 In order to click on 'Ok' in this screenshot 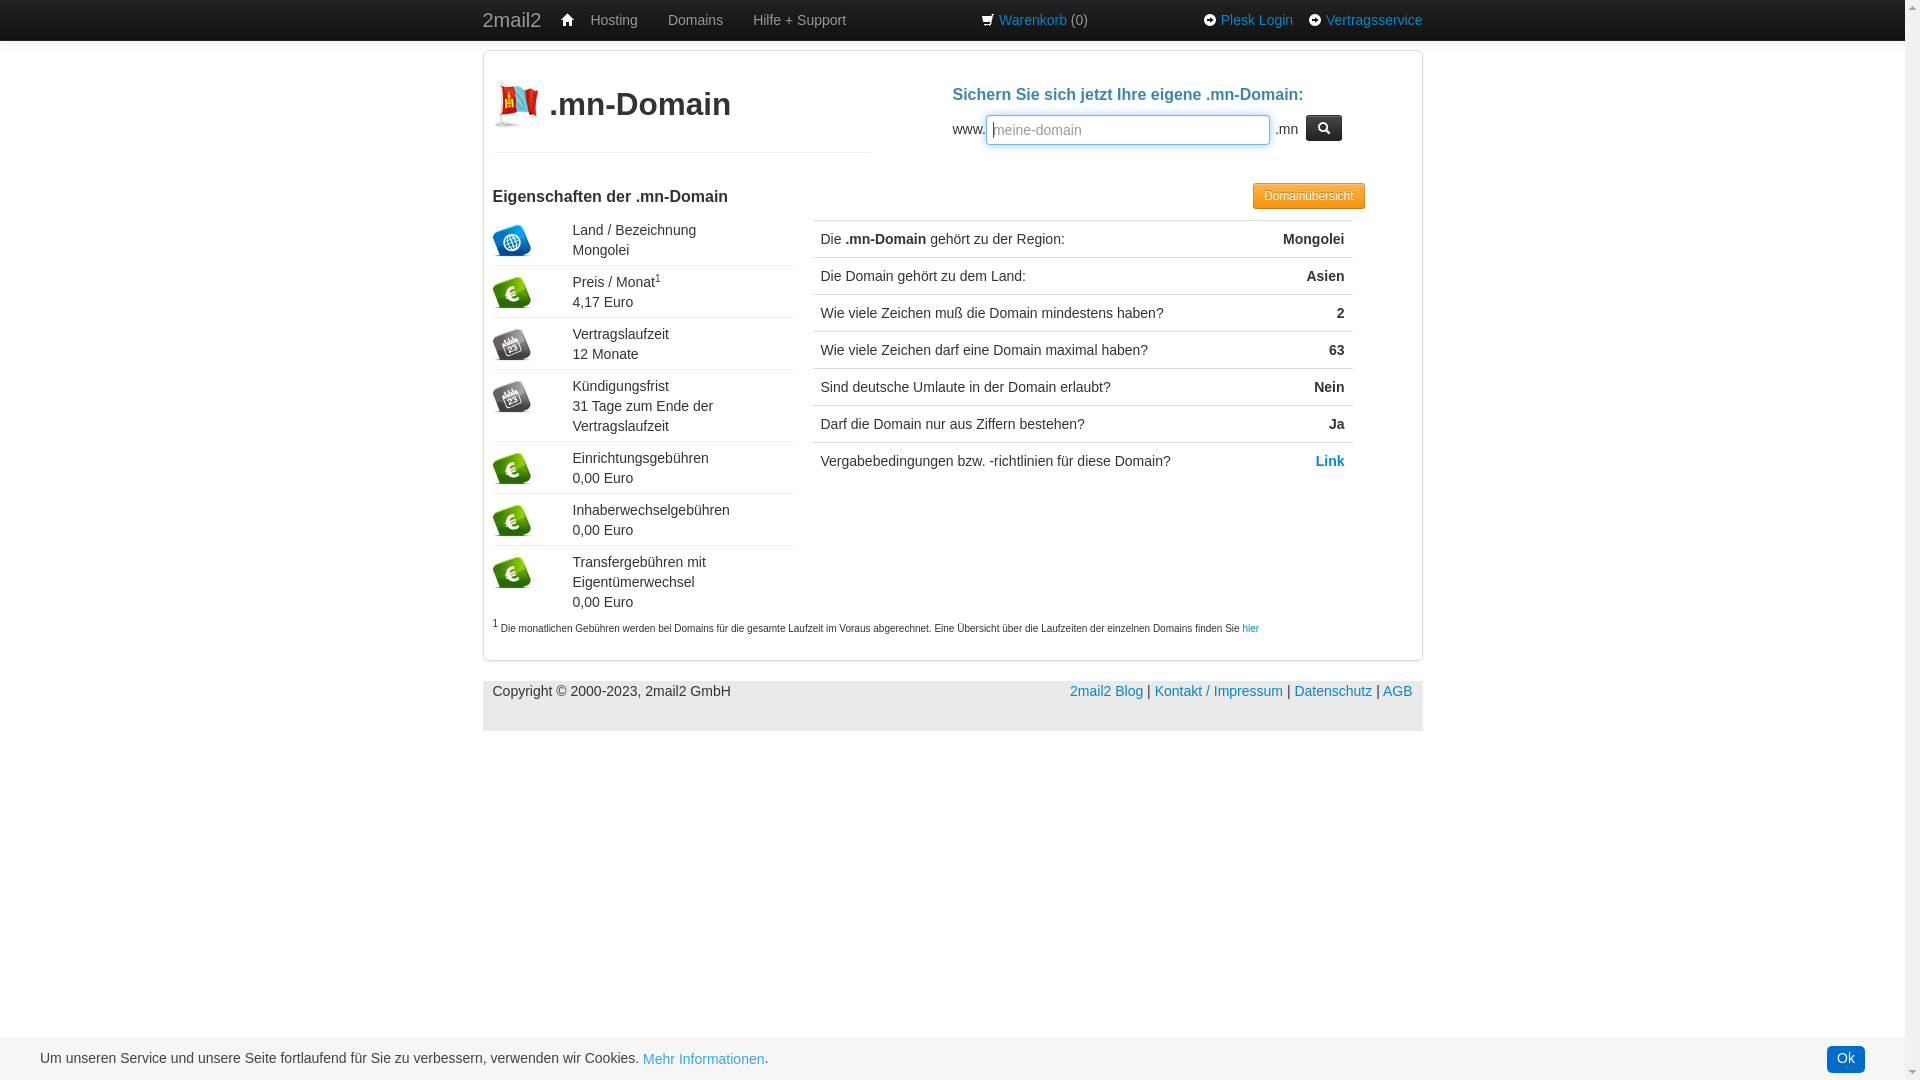, I will do `click(1845, 1058)`.